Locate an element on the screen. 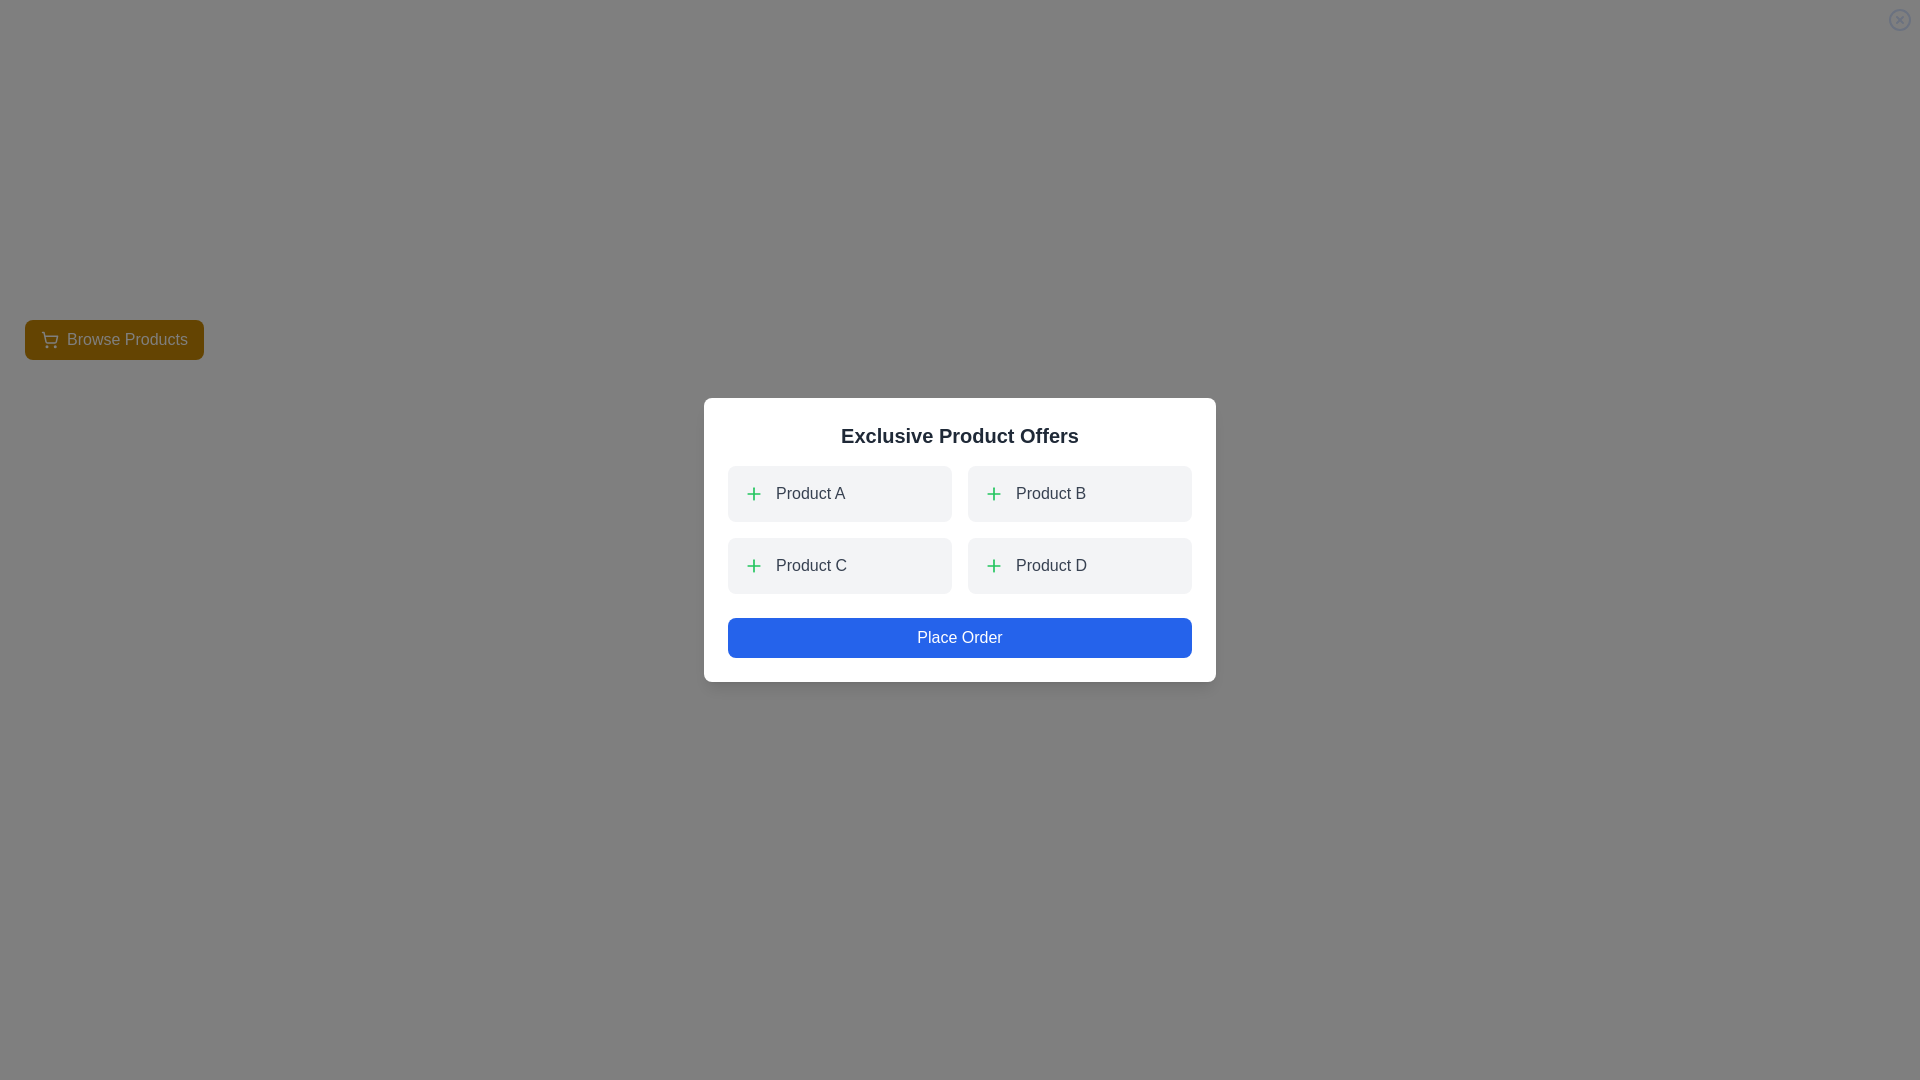  the icon button positioned towards the left side of the 'Product D' box is located at coordinates (993, 566).